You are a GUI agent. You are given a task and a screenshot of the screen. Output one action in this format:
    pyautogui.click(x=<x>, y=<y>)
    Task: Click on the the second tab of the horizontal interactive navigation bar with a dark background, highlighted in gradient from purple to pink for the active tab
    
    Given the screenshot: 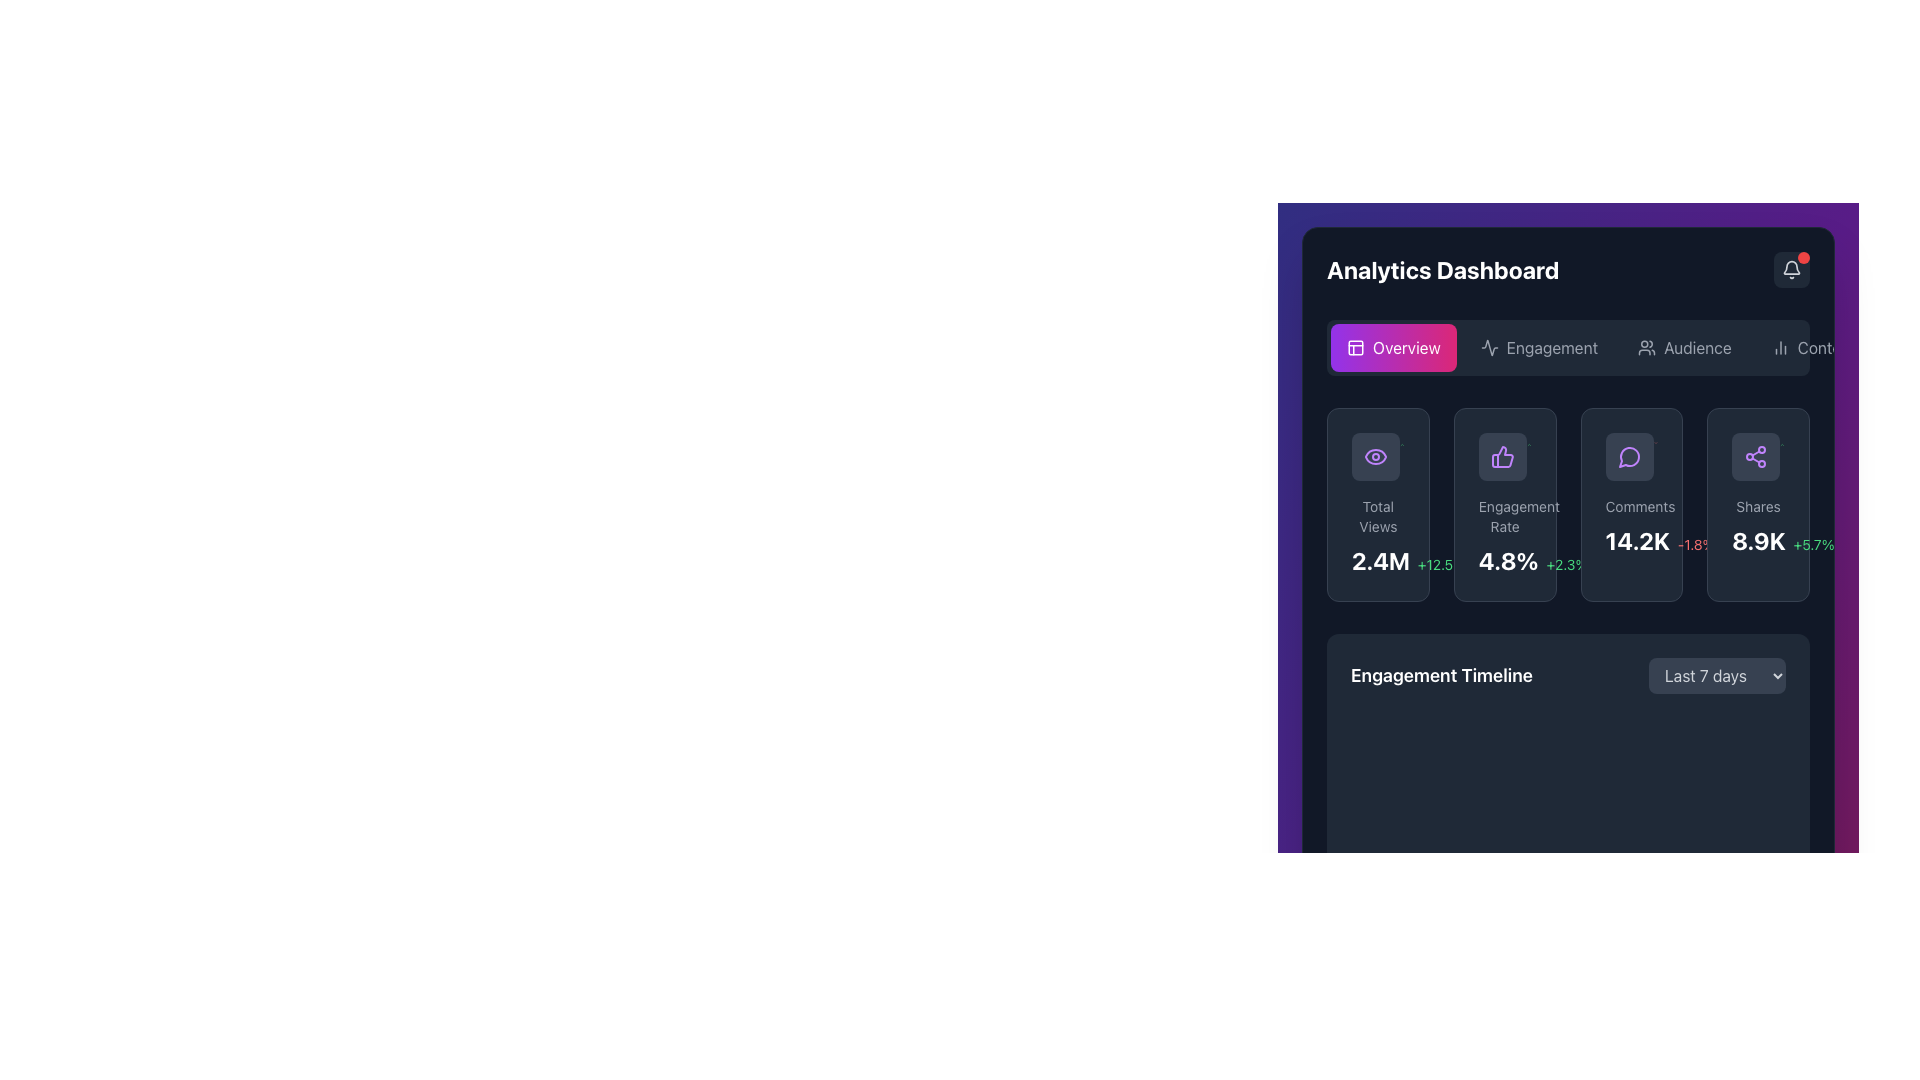 What is the action you would take?
    pyautogui.click(x=1567, y=346)
    